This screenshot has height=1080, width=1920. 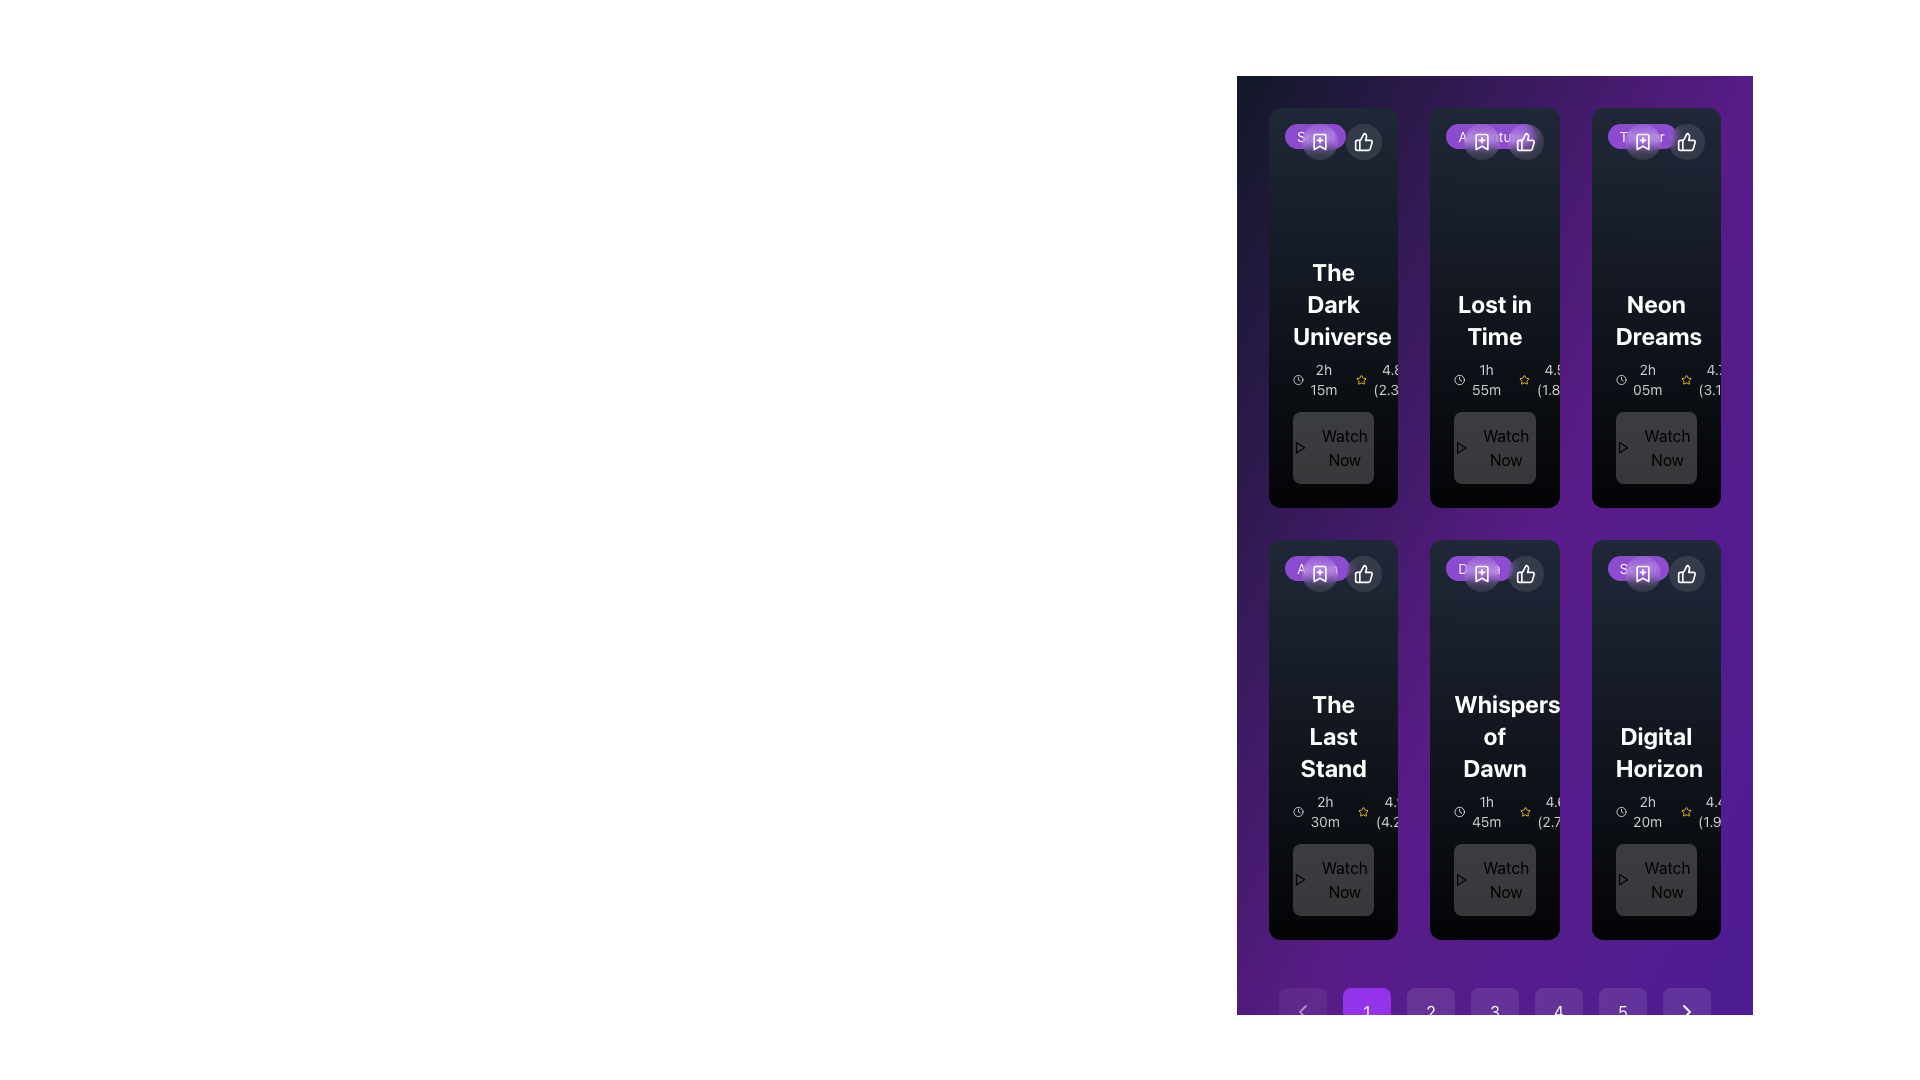 What do you see at coordinates (1320, 141) in the screenshot?
I see `the bookmark button located in the upper-right corner of the first card in the grid to bookmark the associated card for later reference` at bounding box center [1320, 141].